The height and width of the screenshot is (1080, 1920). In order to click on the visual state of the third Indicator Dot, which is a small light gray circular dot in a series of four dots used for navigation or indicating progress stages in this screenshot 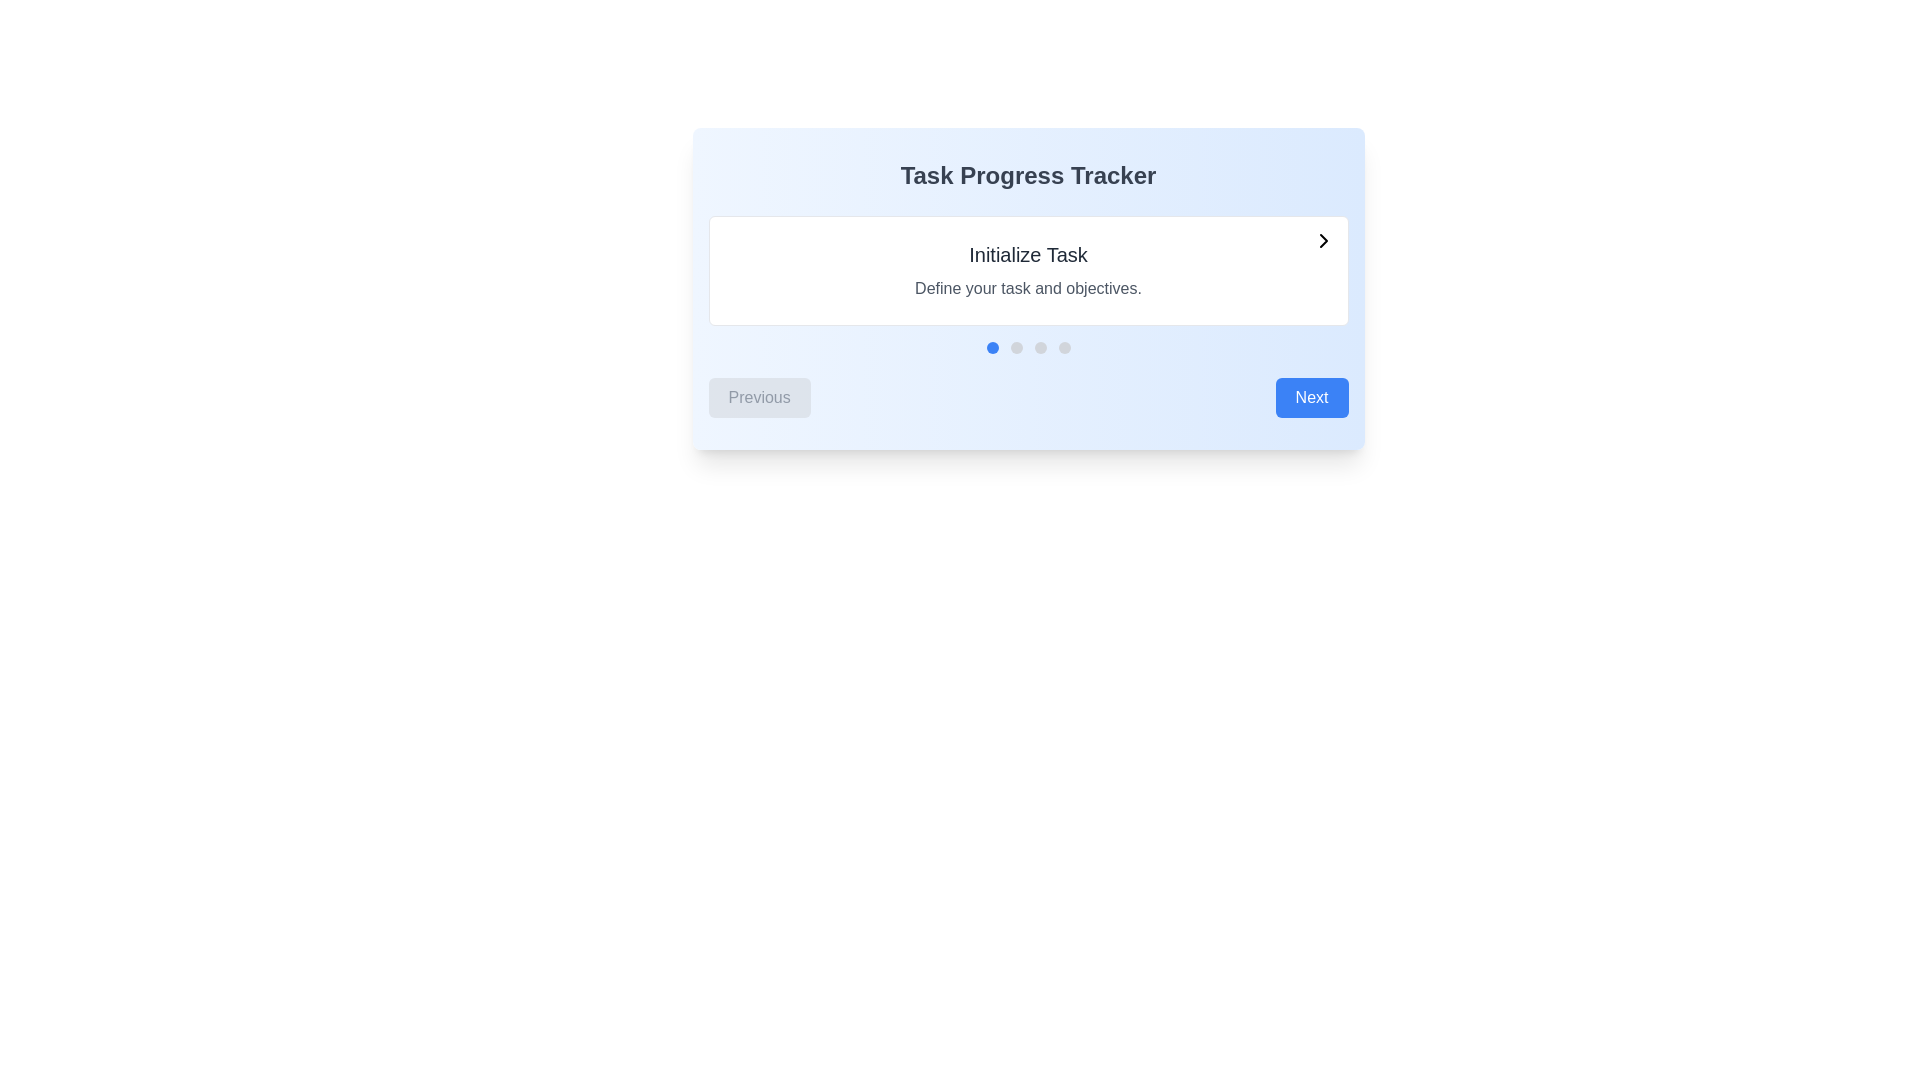, I will do `click(1040, 346)`.